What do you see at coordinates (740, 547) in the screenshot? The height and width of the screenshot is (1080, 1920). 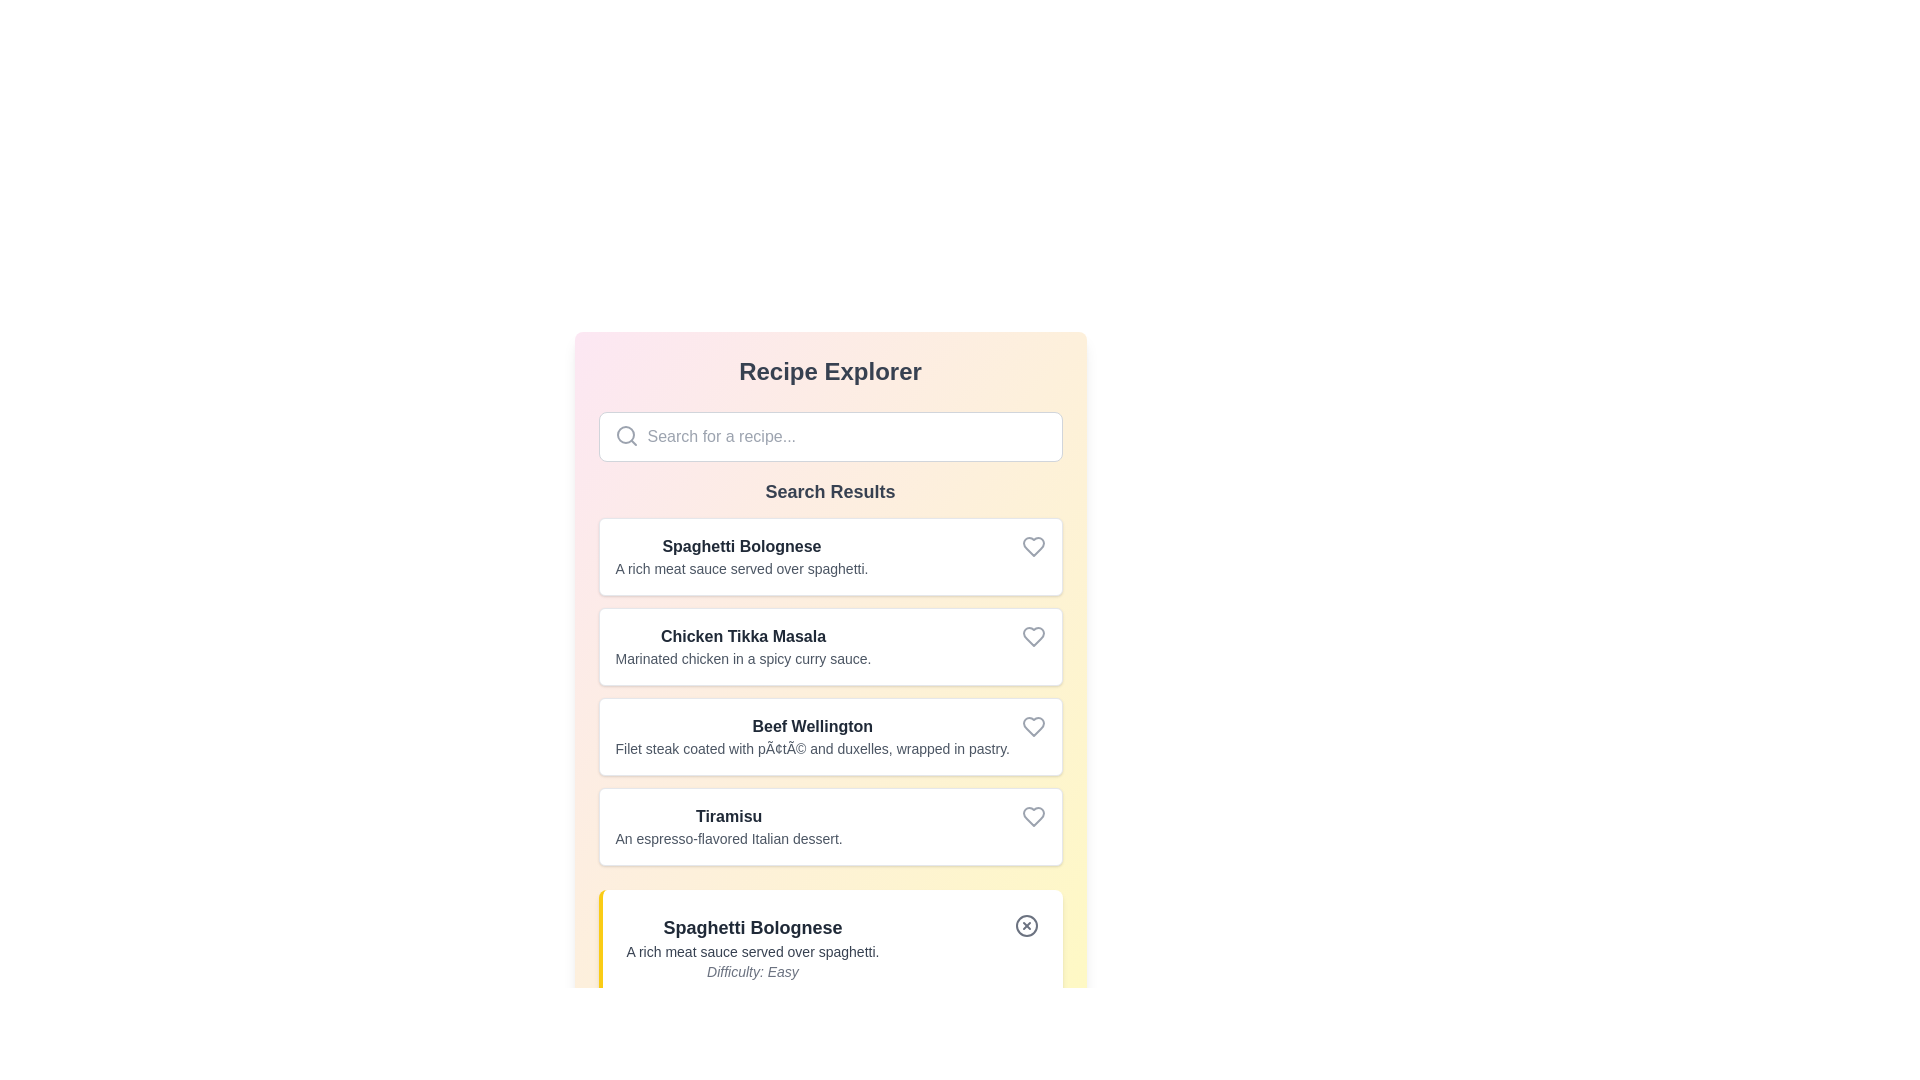 I see `title text of the first recipe in the search results list, which is displayed prominently above the description` at bounding box center [740, 547].